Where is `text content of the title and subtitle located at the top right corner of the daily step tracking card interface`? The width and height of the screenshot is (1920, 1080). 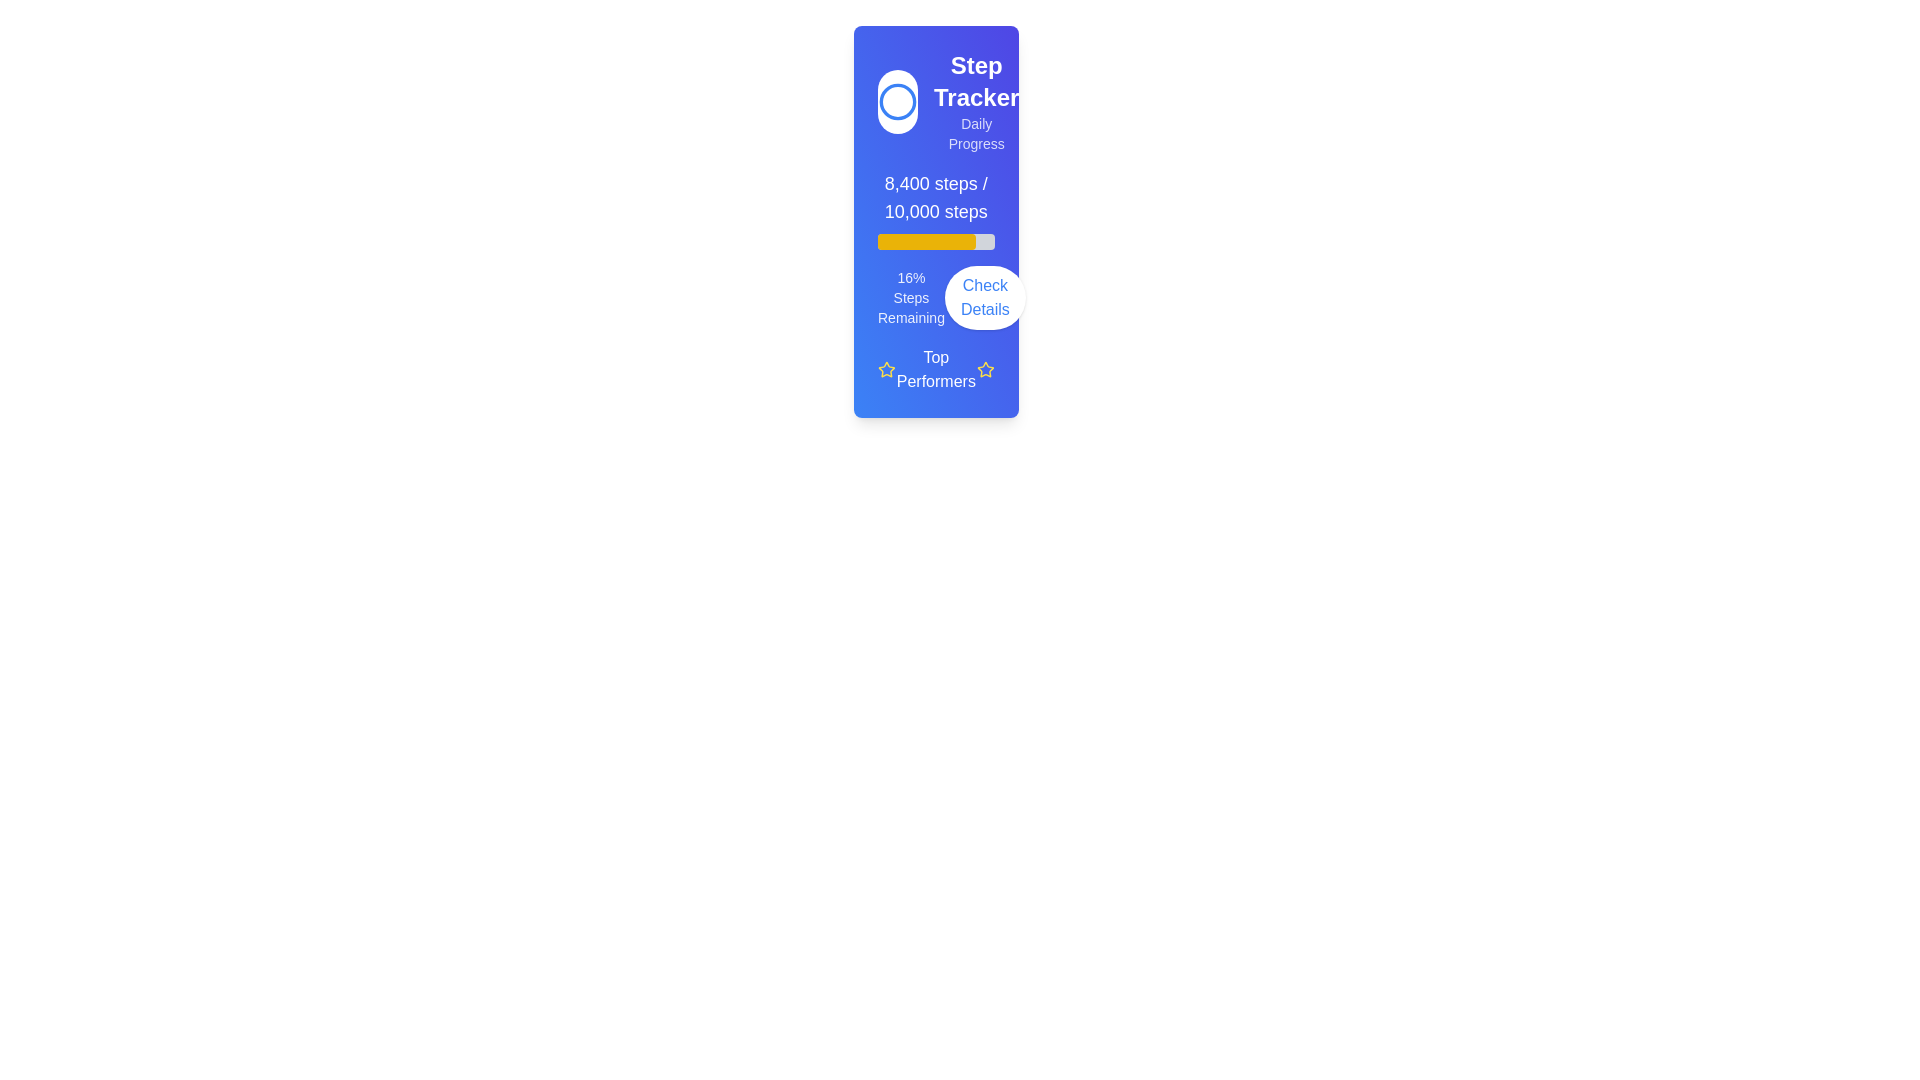
text content of the title and subtitle located at the top right corner of the daily step tracking card interface is located at coordinates (976, 101).